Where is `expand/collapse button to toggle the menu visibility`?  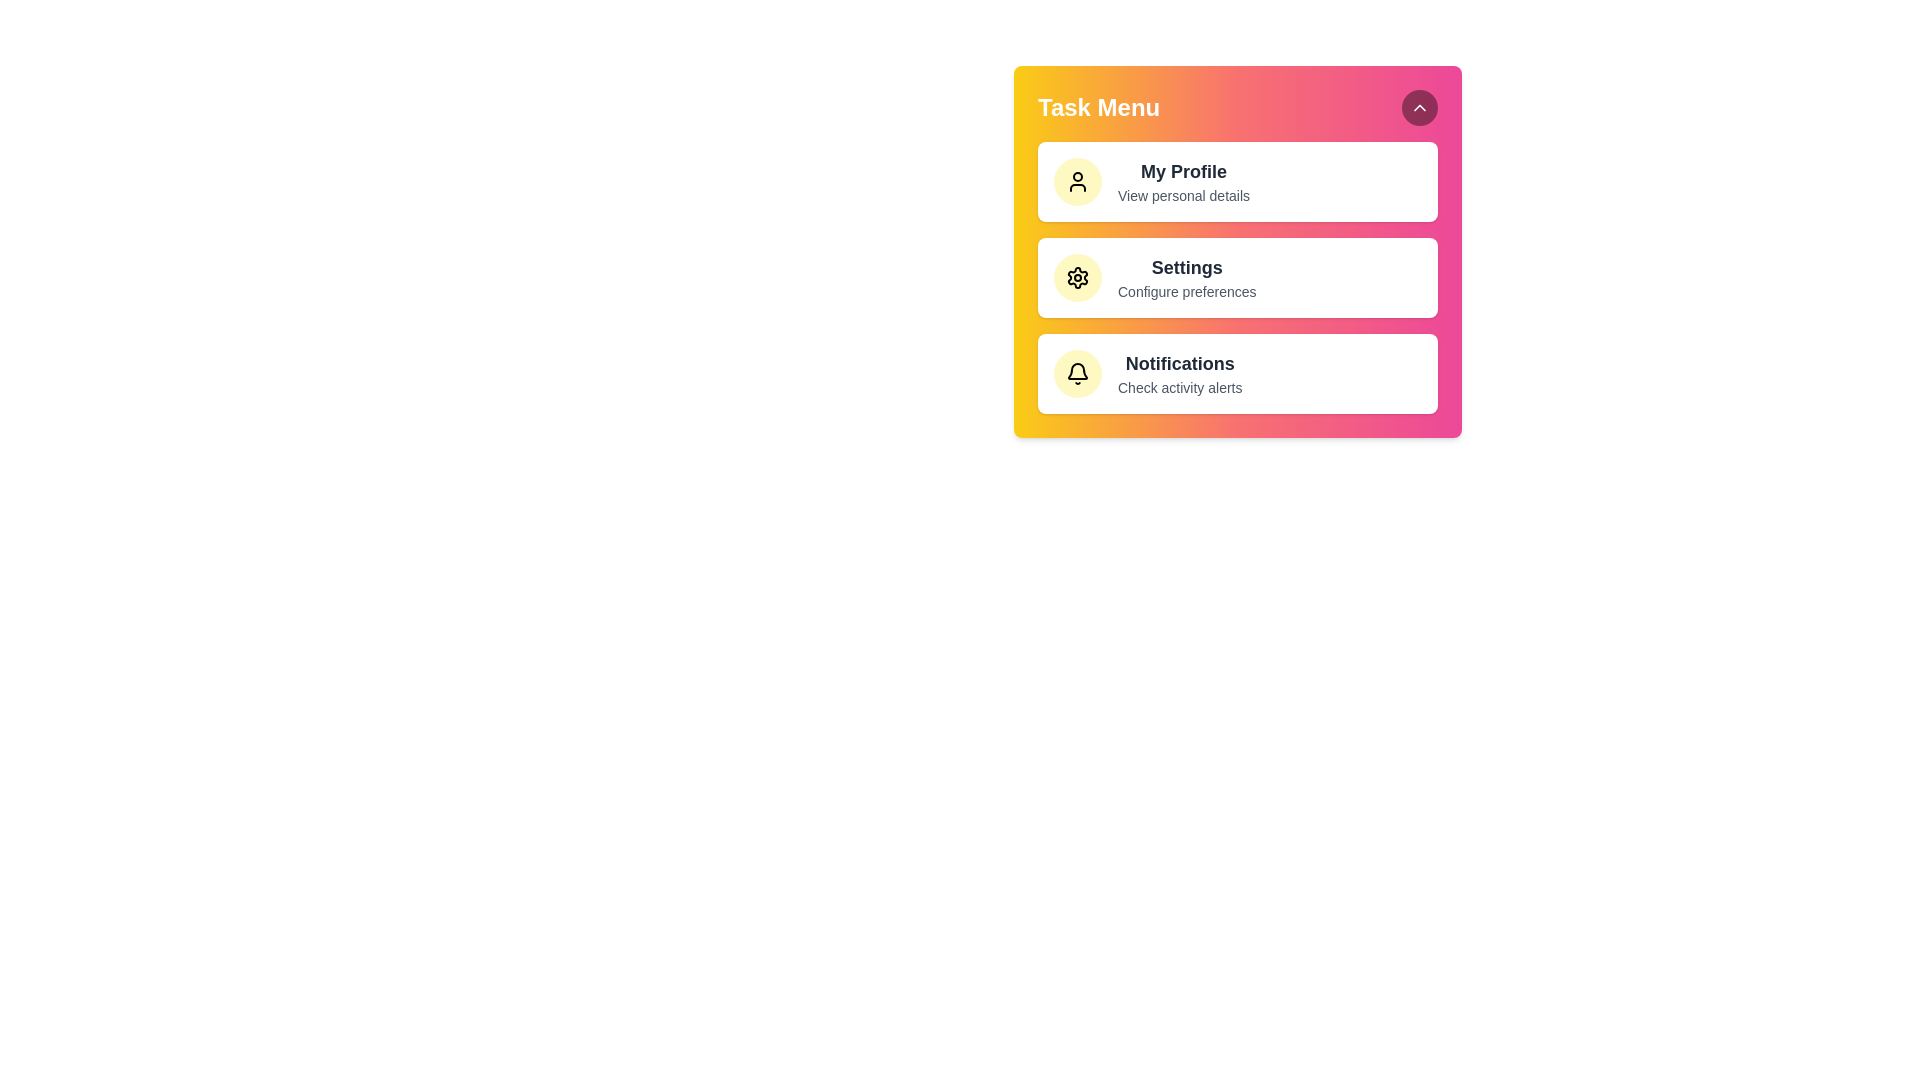
expand/collapse button to toggle the menu visibility is located at coordinates (1419, 108).